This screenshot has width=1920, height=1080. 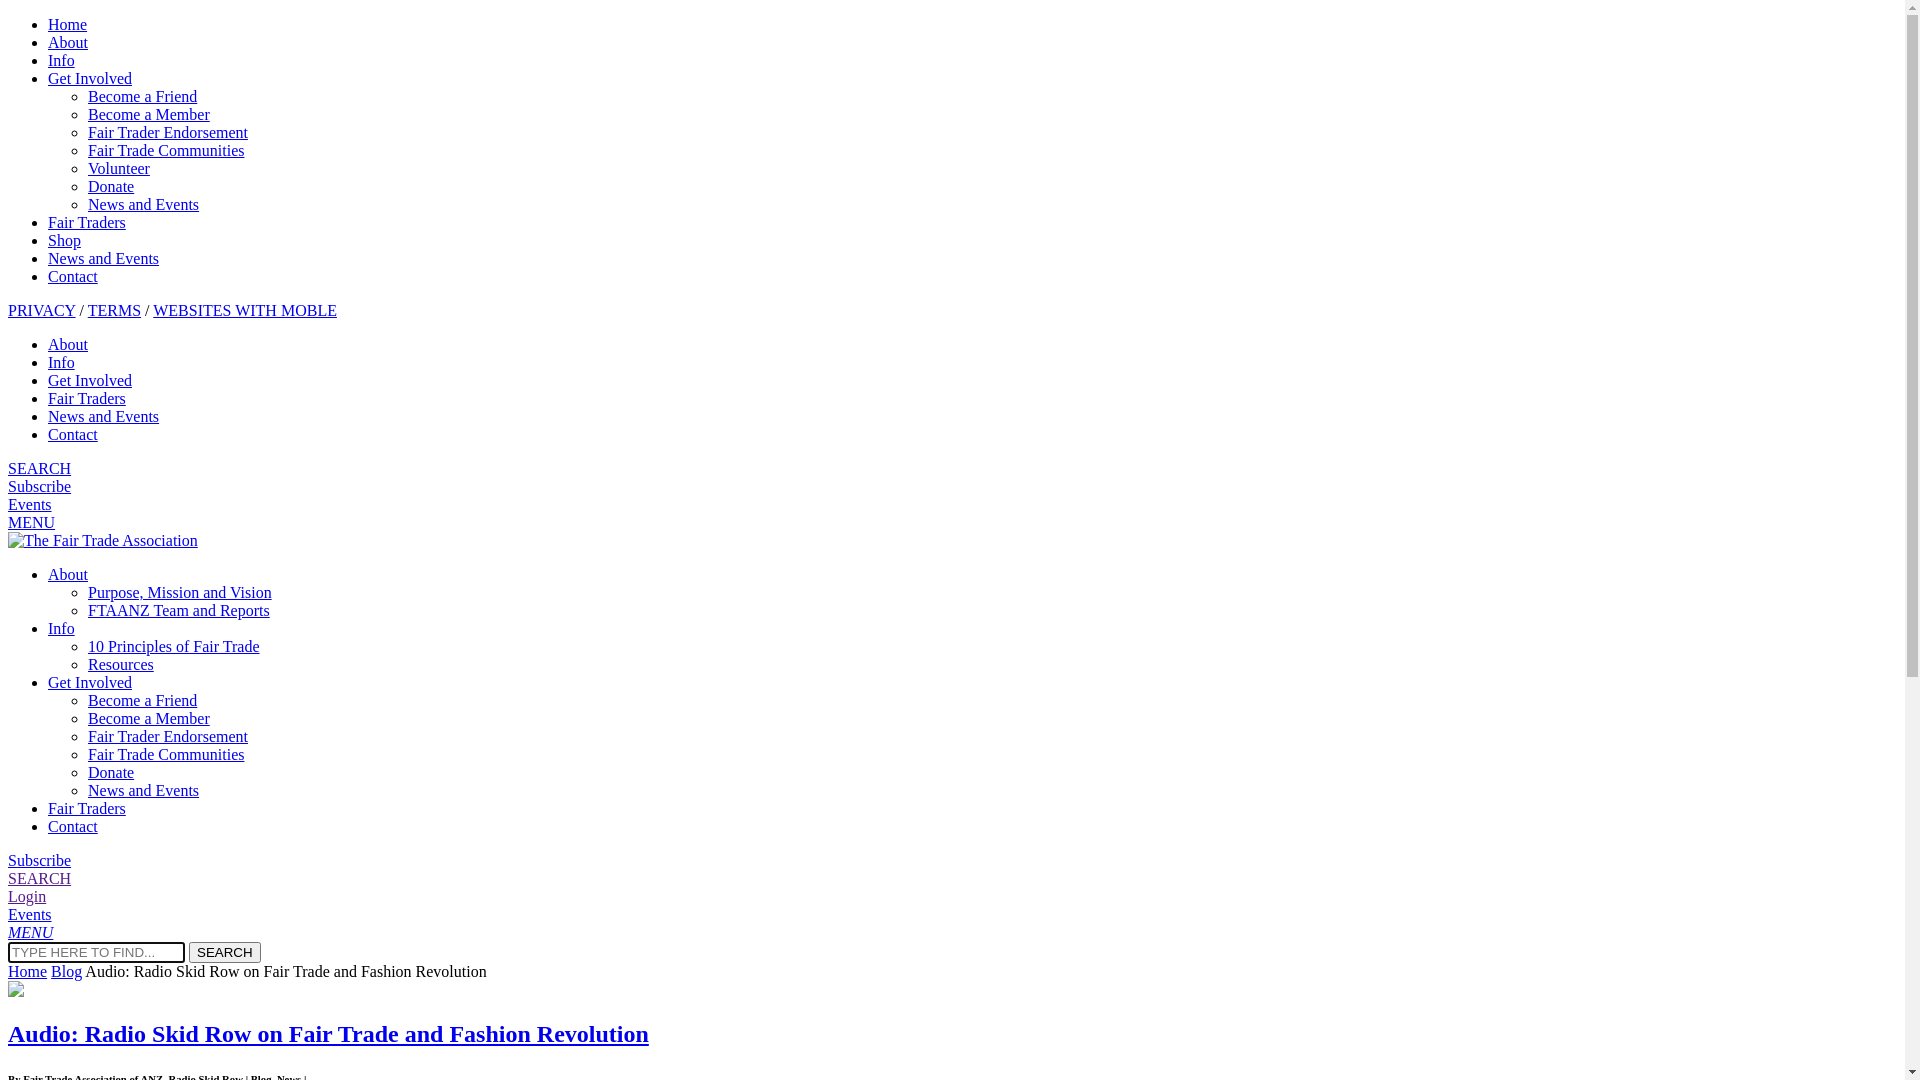 What do you see at coordinates (102, 257) in the screenshot?
I see `'News and Events'` at bounding box center [102, 257].